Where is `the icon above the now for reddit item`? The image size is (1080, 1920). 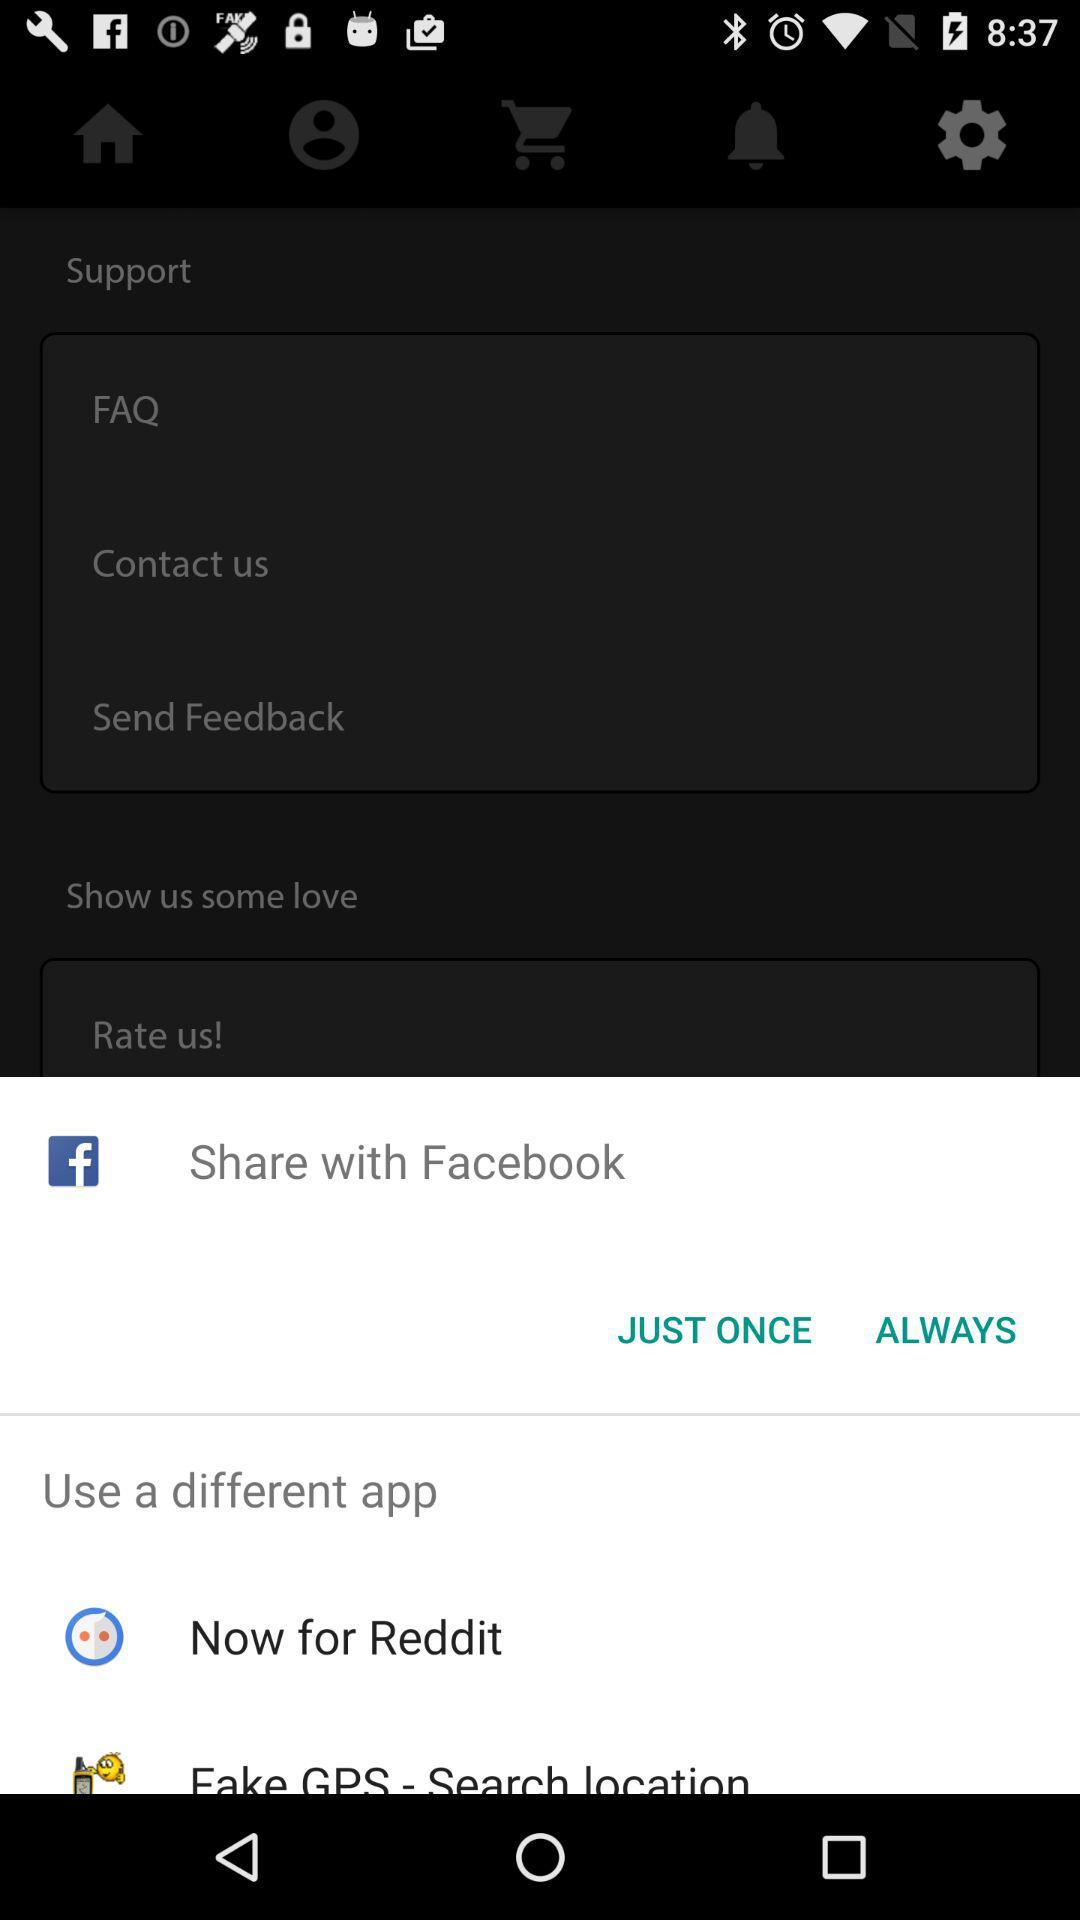 the icon above the now for reddit item is located at coordinates (540, 1489).